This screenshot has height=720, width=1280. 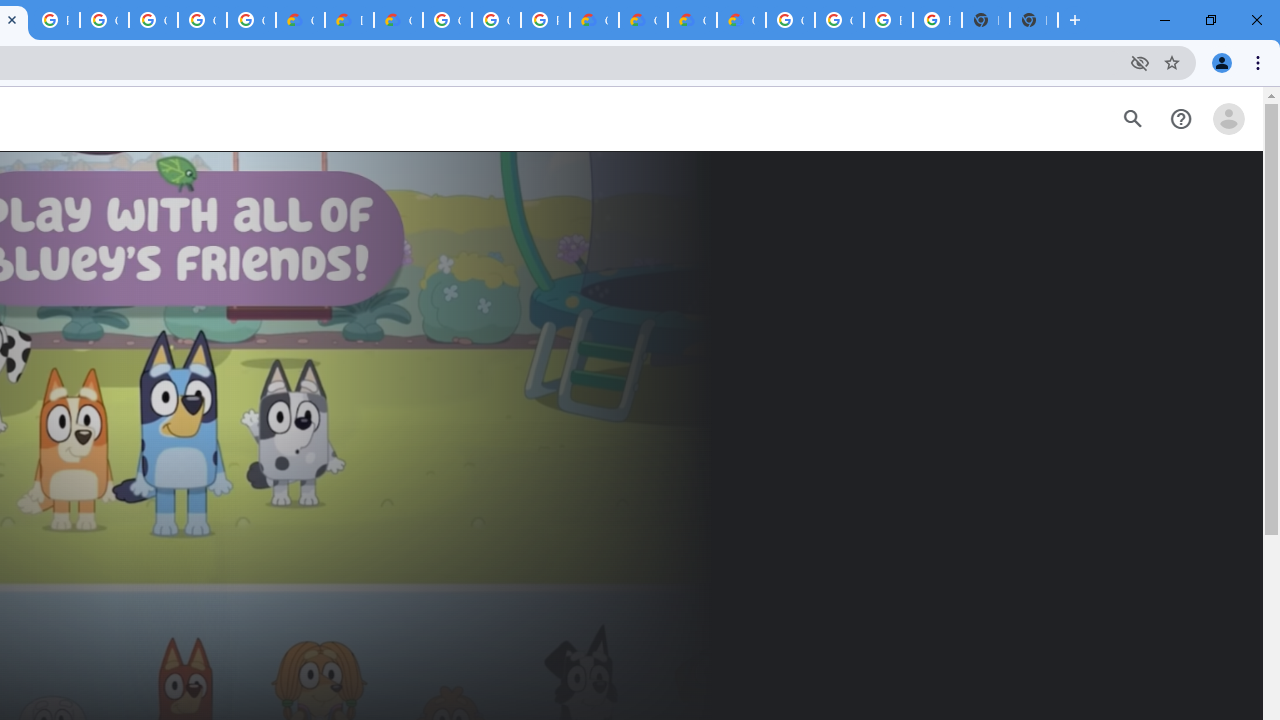 I want to click on 'Google Cloud Platform', so click(x=496, y=20).